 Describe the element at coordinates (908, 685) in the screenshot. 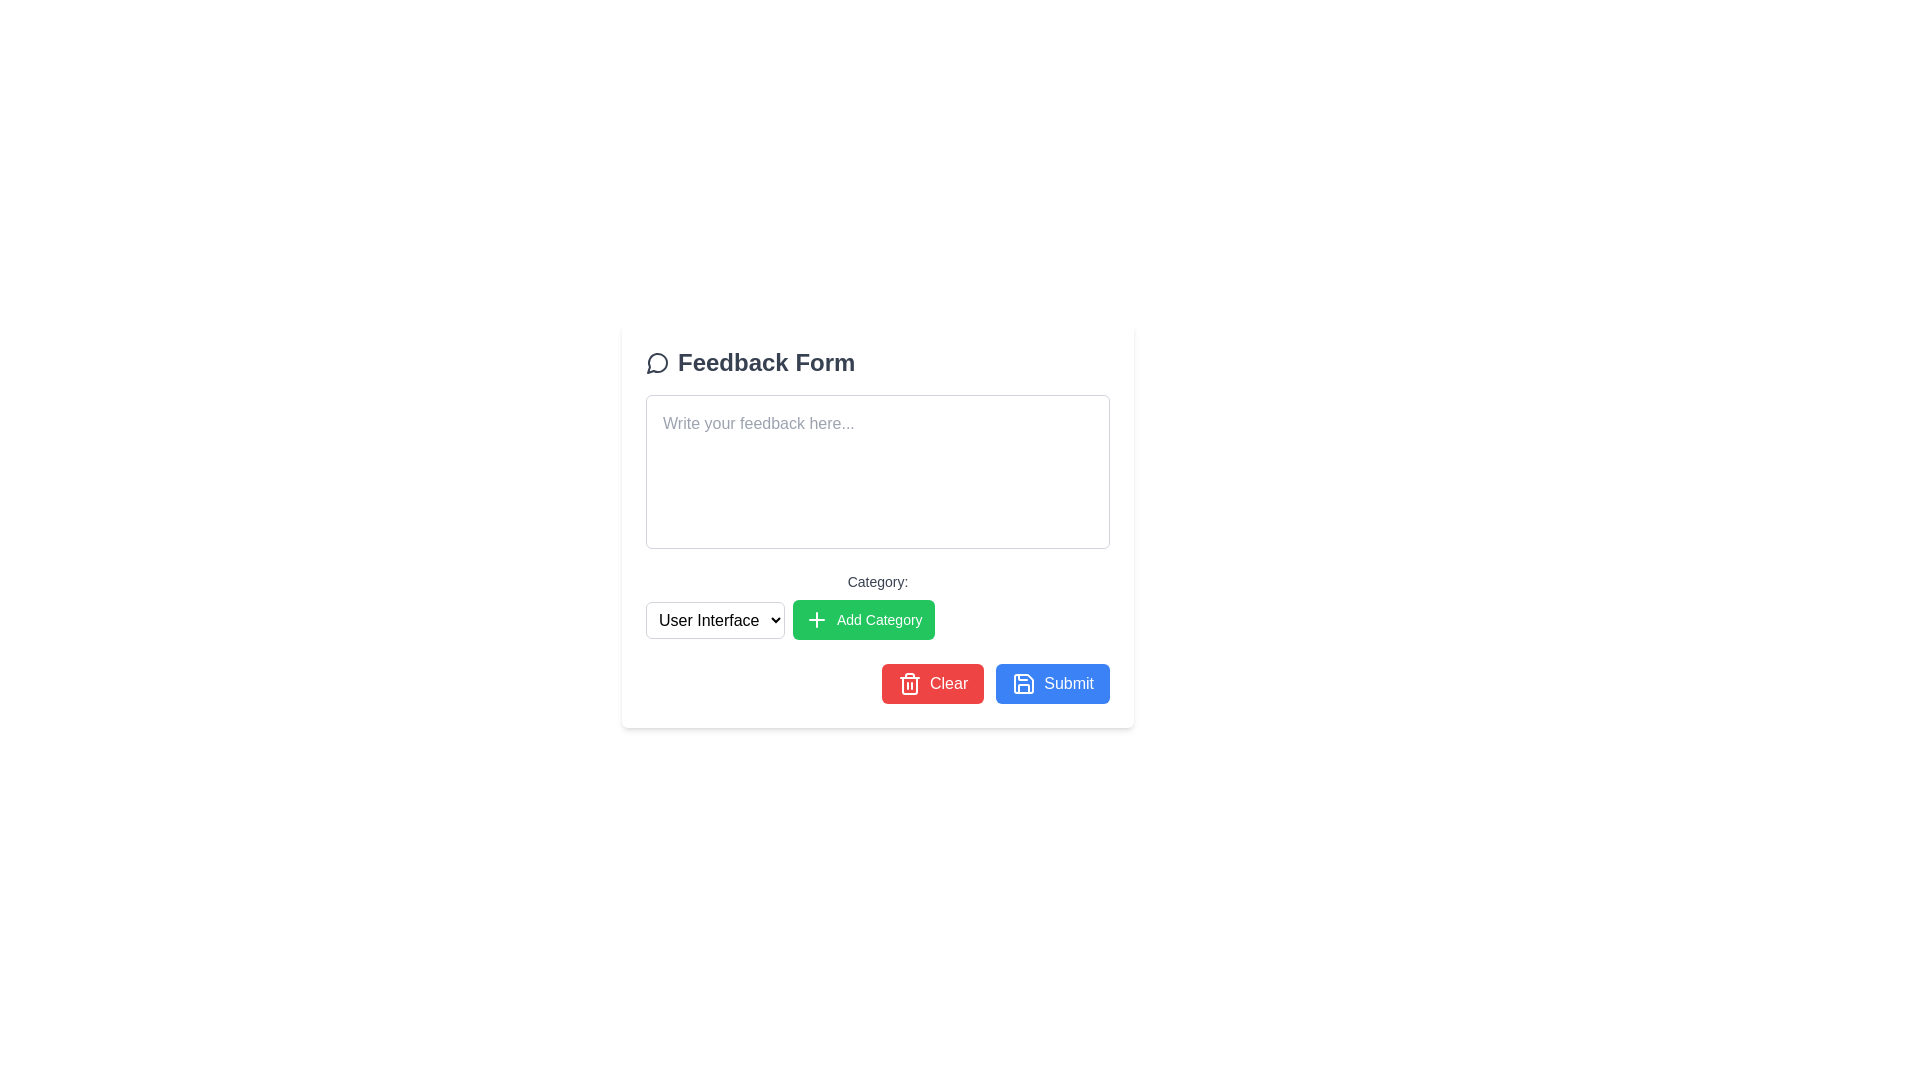

I see `the trash icon vector graphic within the red 'Clear' button to trigger its associated action for resetting or deleting entries` at that location.